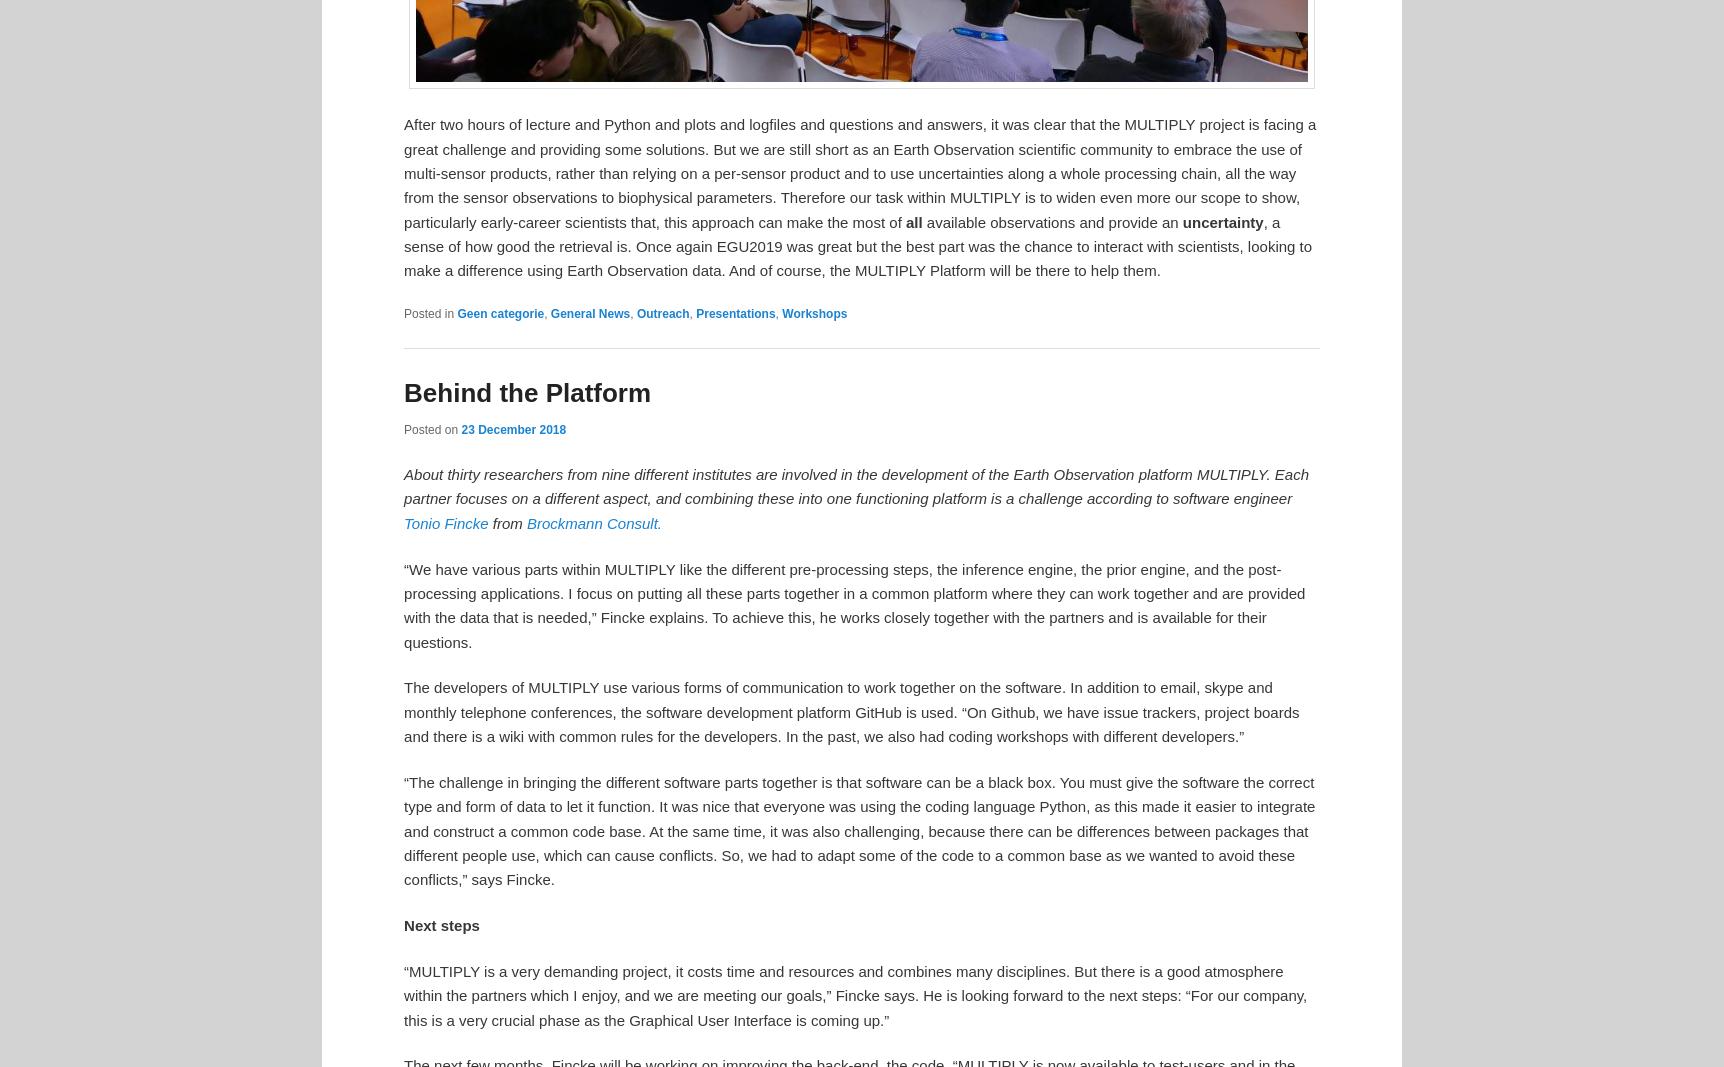  What do you see at coordinates (427, 314) in the screenshot?
I see `'Posted in'` at bounding box center [427, 314].